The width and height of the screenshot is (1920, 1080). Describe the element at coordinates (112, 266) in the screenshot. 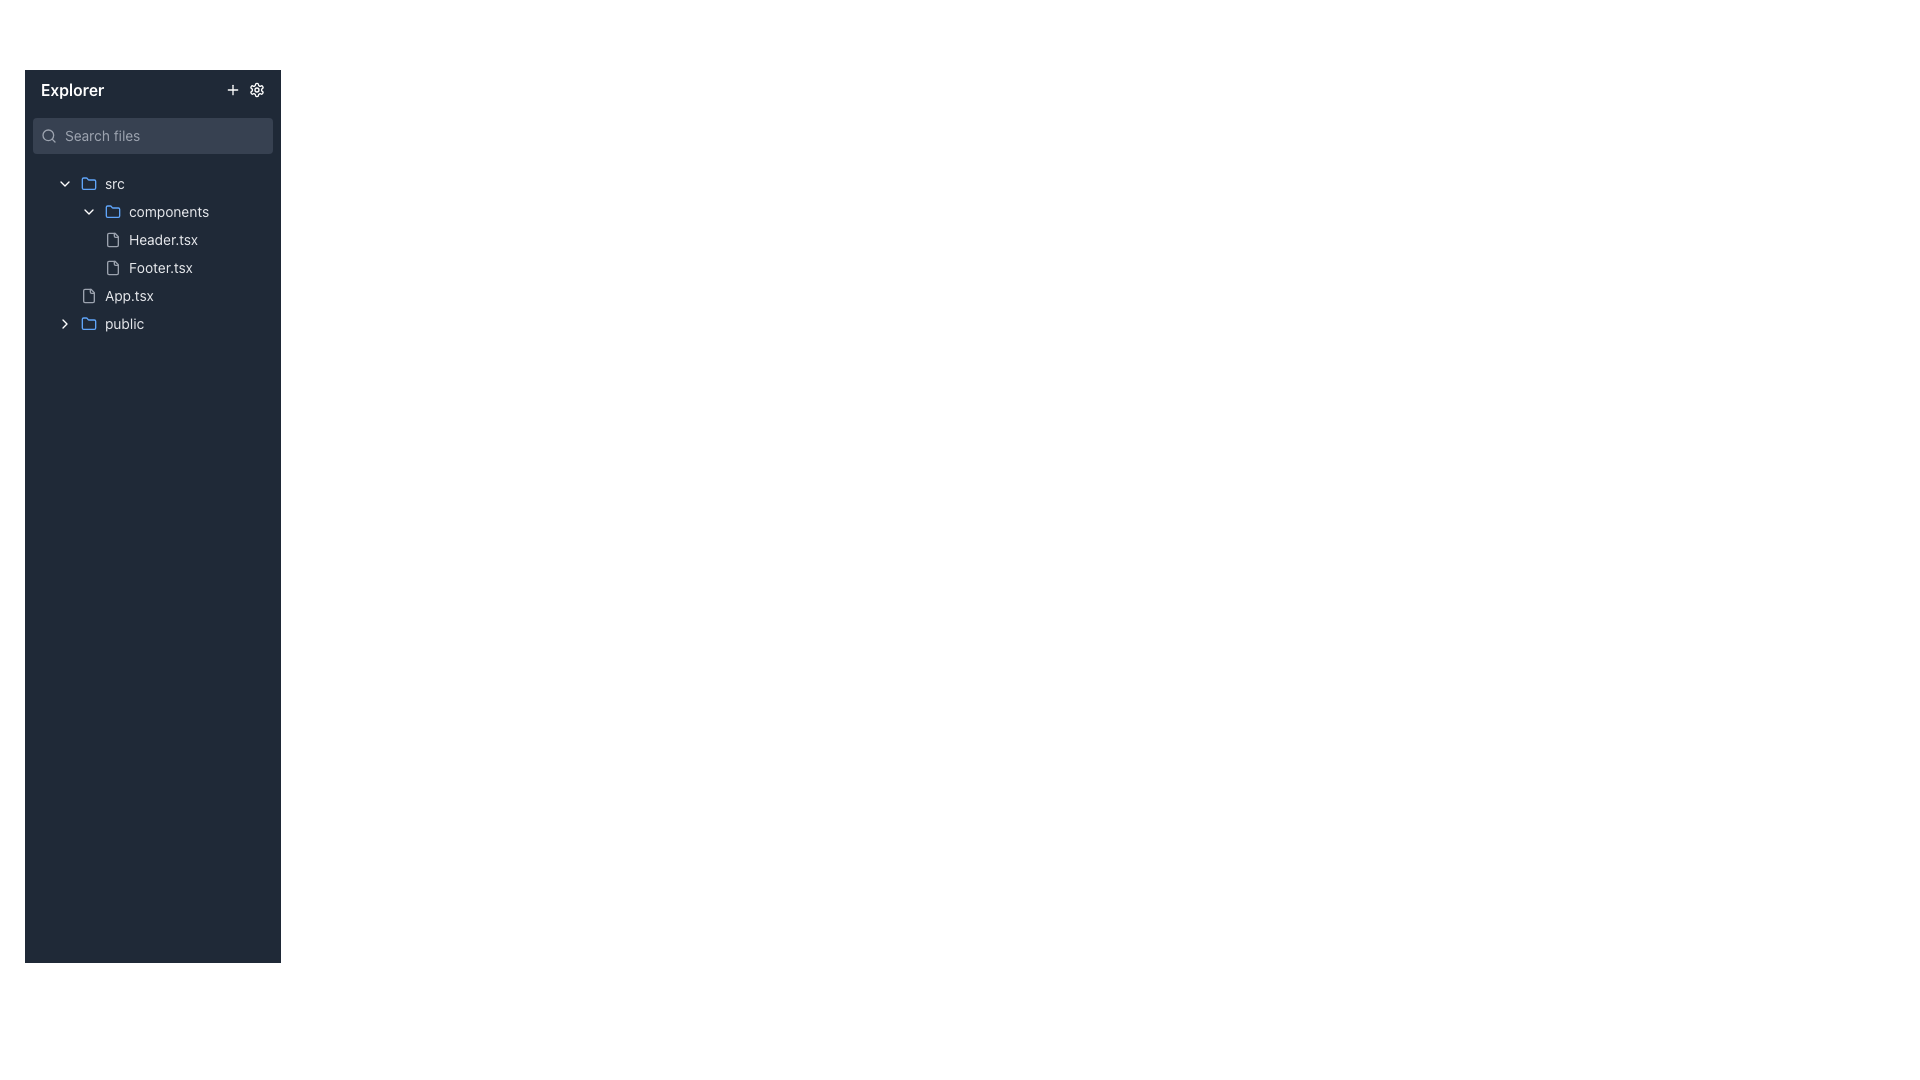

I see `the icon representing the file 'Footer.tsx' located` at that location.